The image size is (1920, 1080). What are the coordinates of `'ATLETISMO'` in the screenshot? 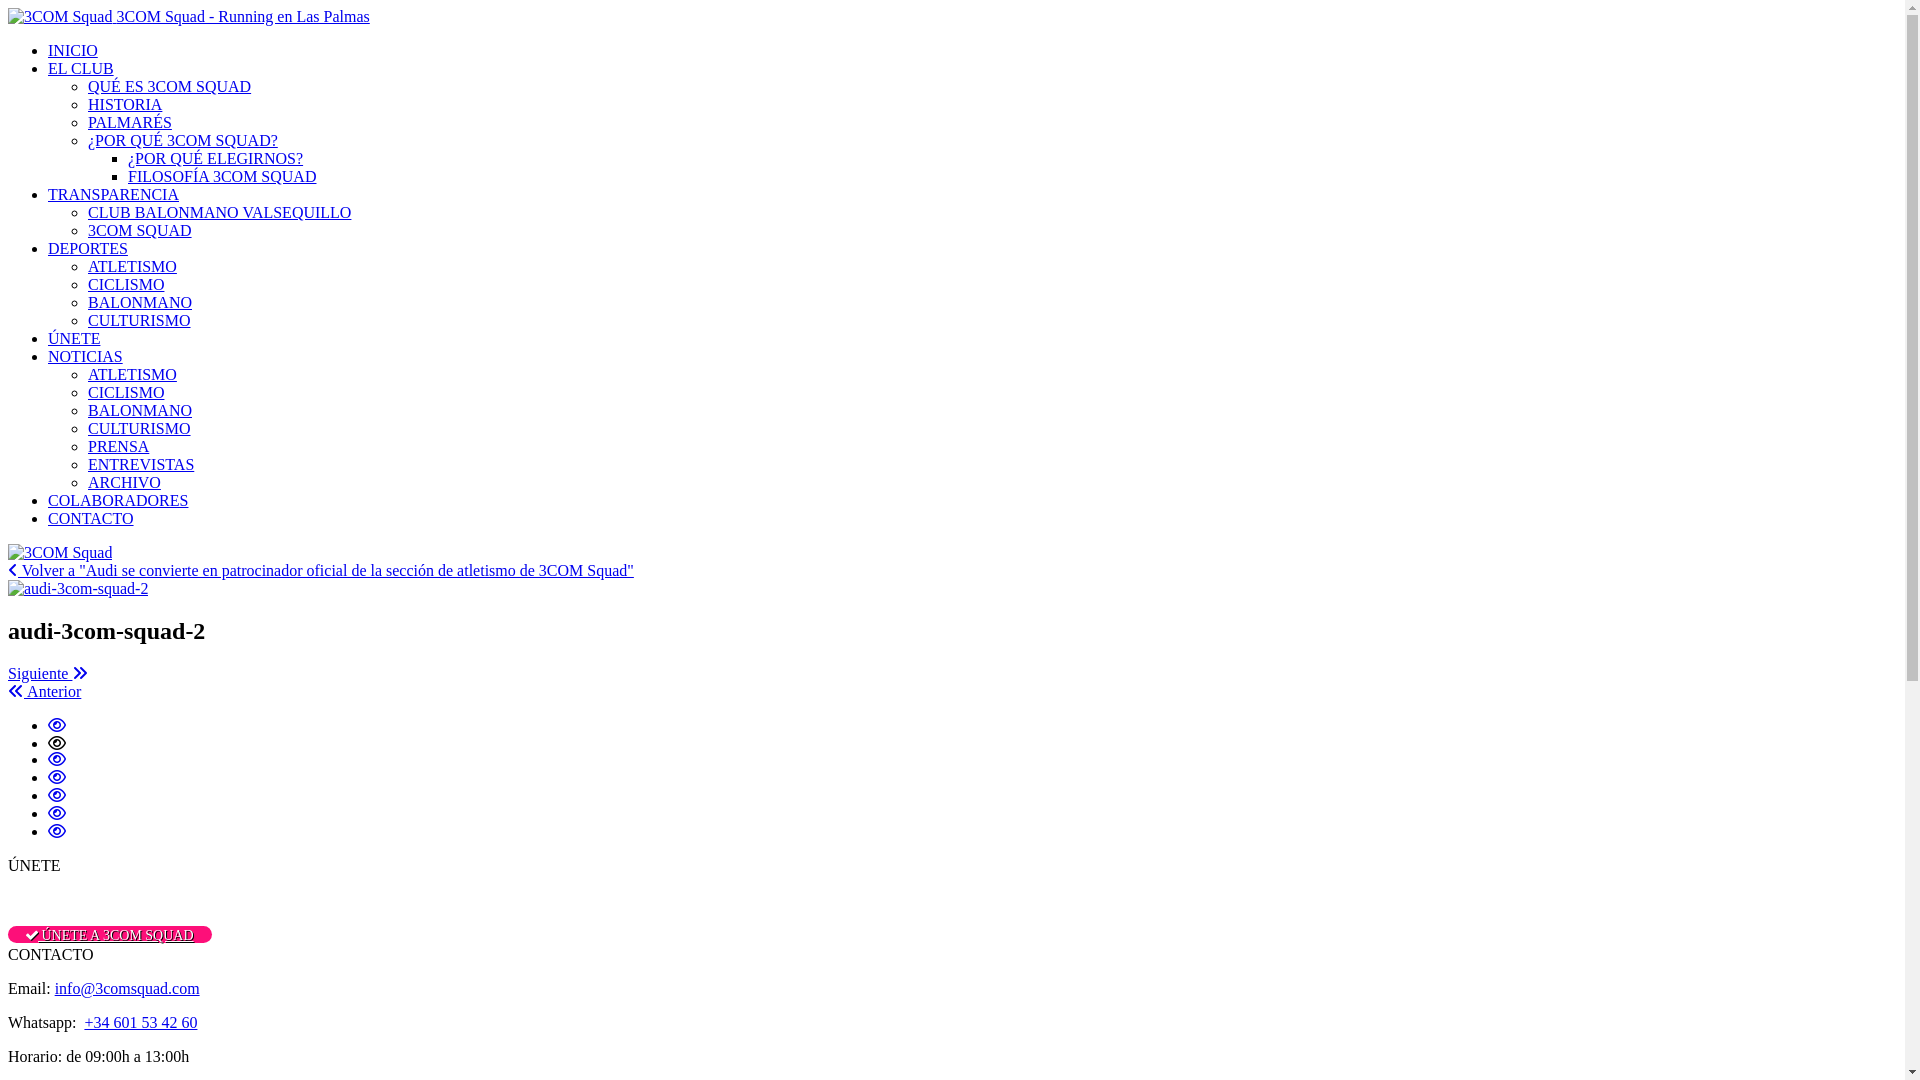 It's located at (131, 374).